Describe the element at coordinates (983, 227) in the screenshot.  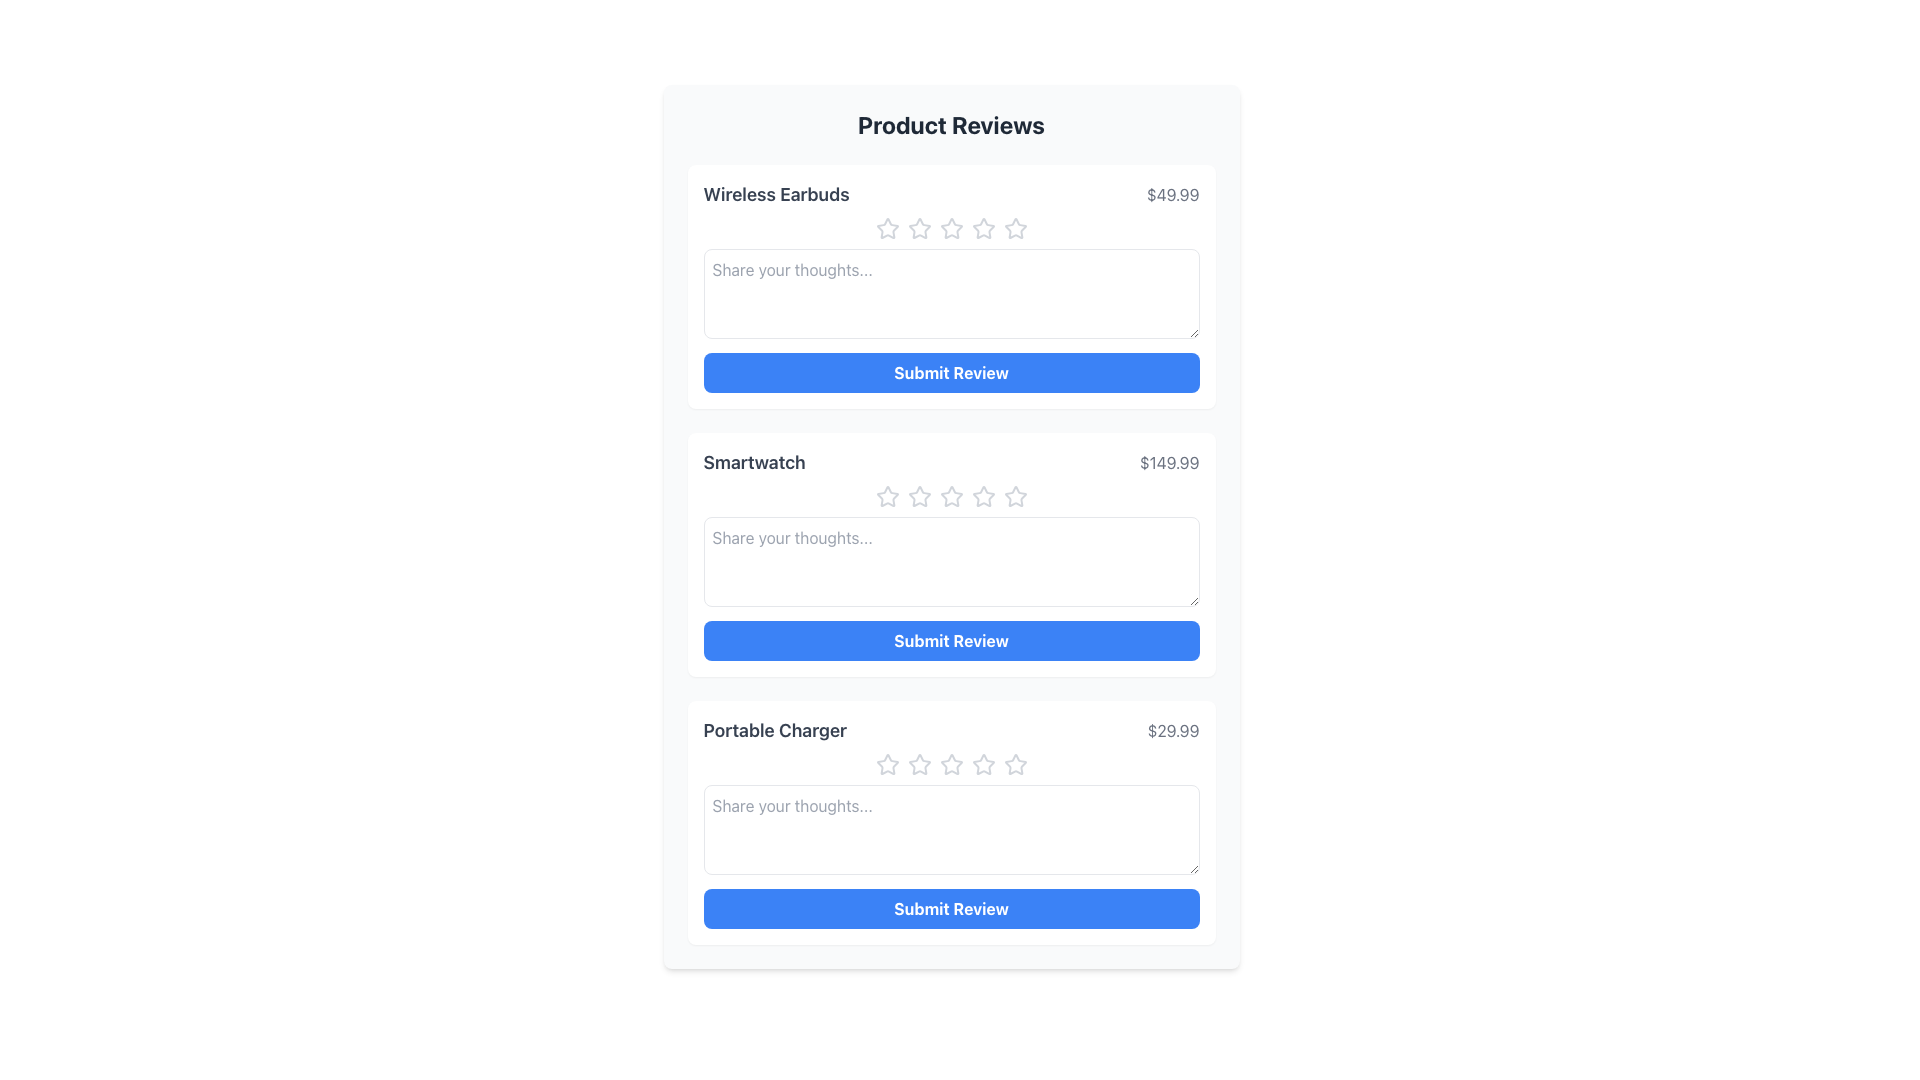
I see `the fourth star-shaped rating icon under the 'Wireless Earbuds' section to rate it` at that location.